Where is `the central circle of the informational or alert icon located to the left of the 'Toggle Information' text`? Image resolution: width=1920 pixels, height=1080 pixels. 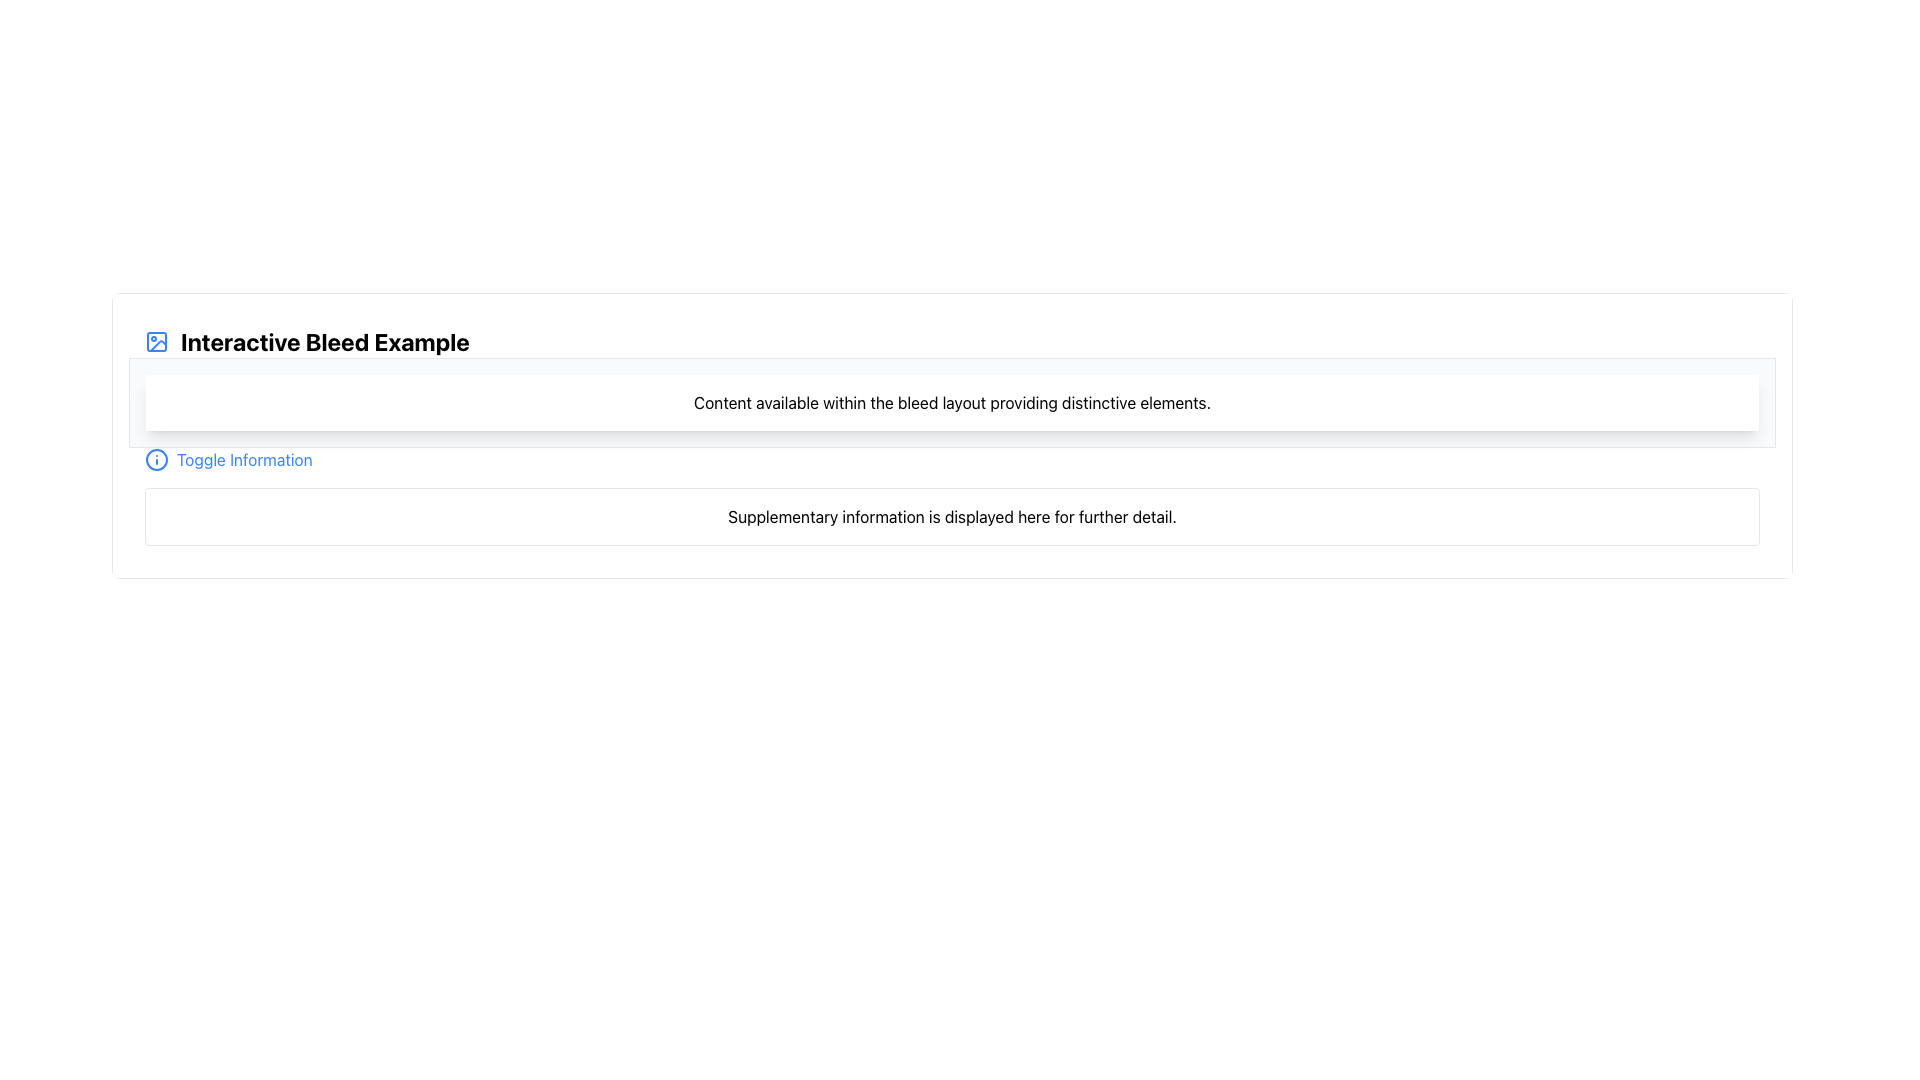
the central circle of the informational or alert icon located to the left of the 'Toggle Information' text is located at coordinates (156, 459).